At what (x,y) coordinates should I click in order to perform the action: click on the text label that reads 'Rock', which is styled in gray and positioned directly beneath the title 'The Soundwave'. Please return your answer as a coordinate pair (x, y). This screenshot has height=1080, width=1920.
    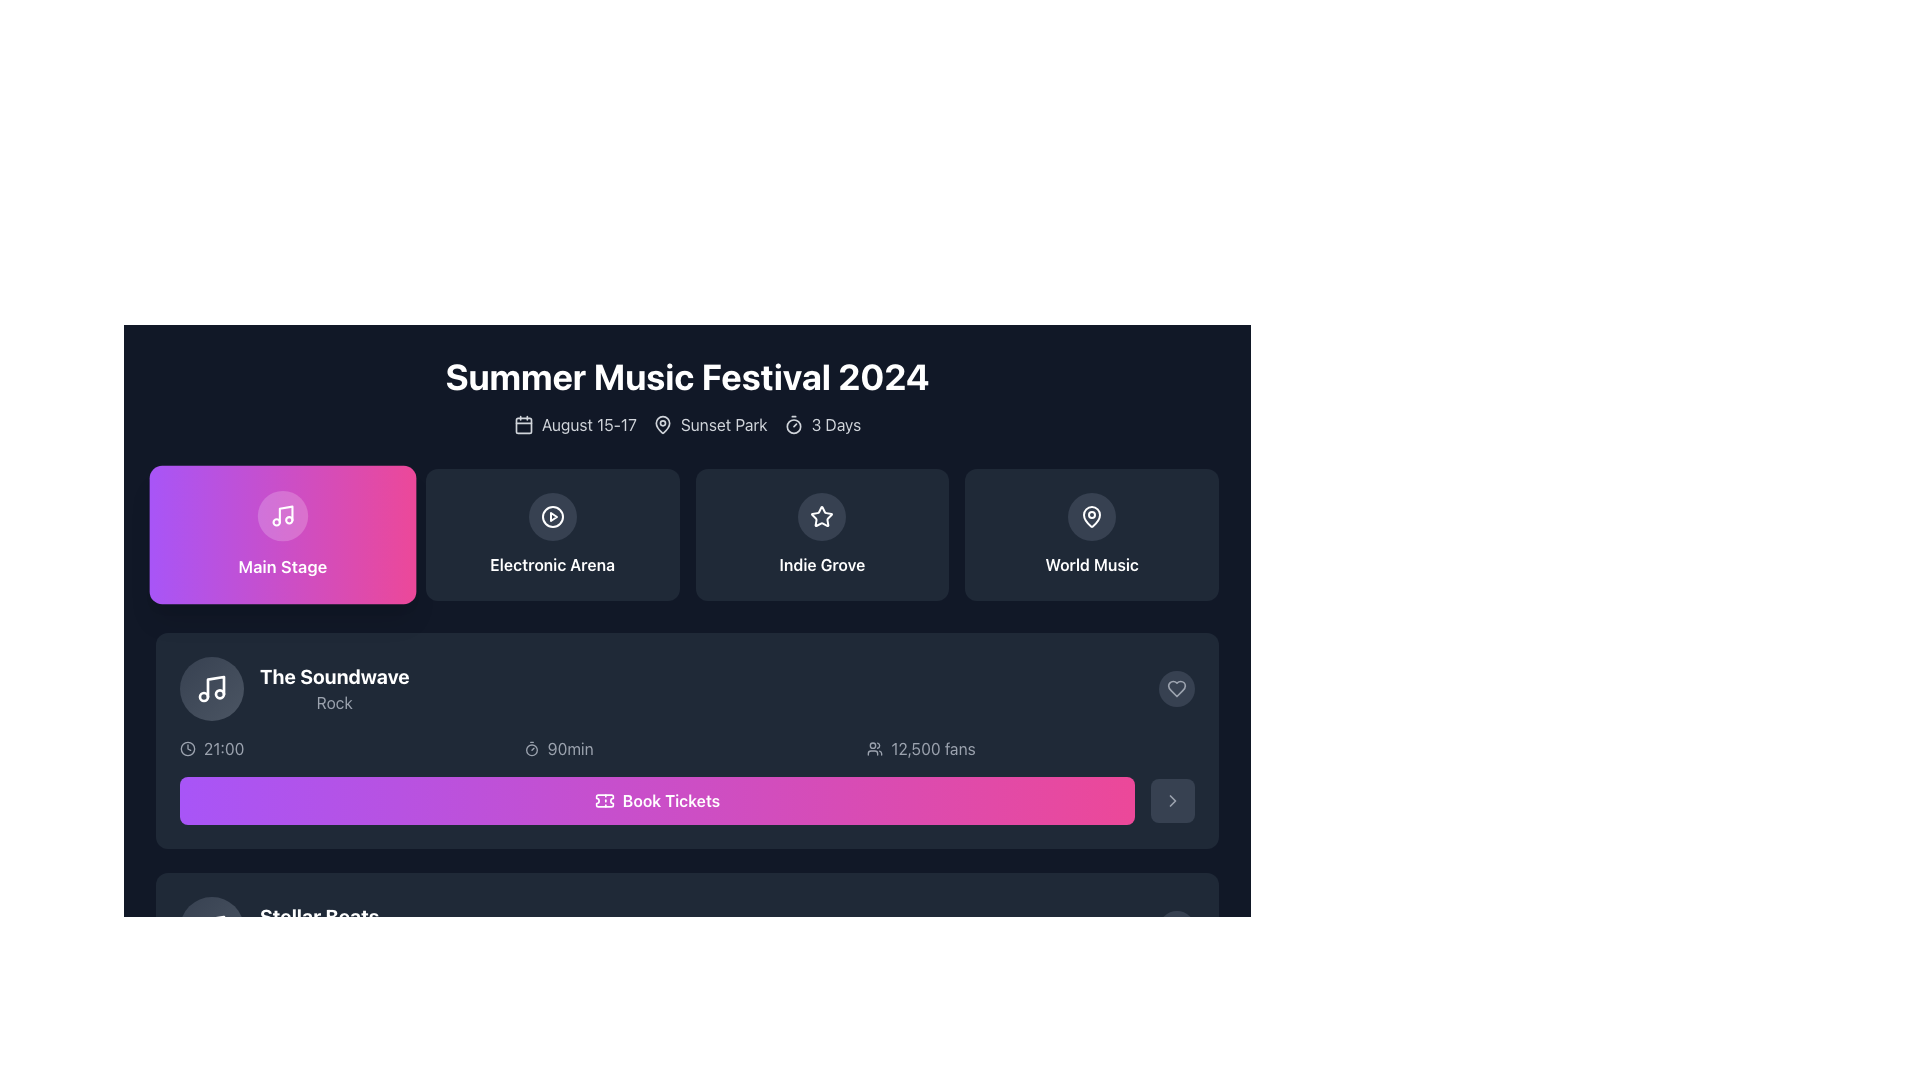
    Looking at the image, I should click on (334, 701).